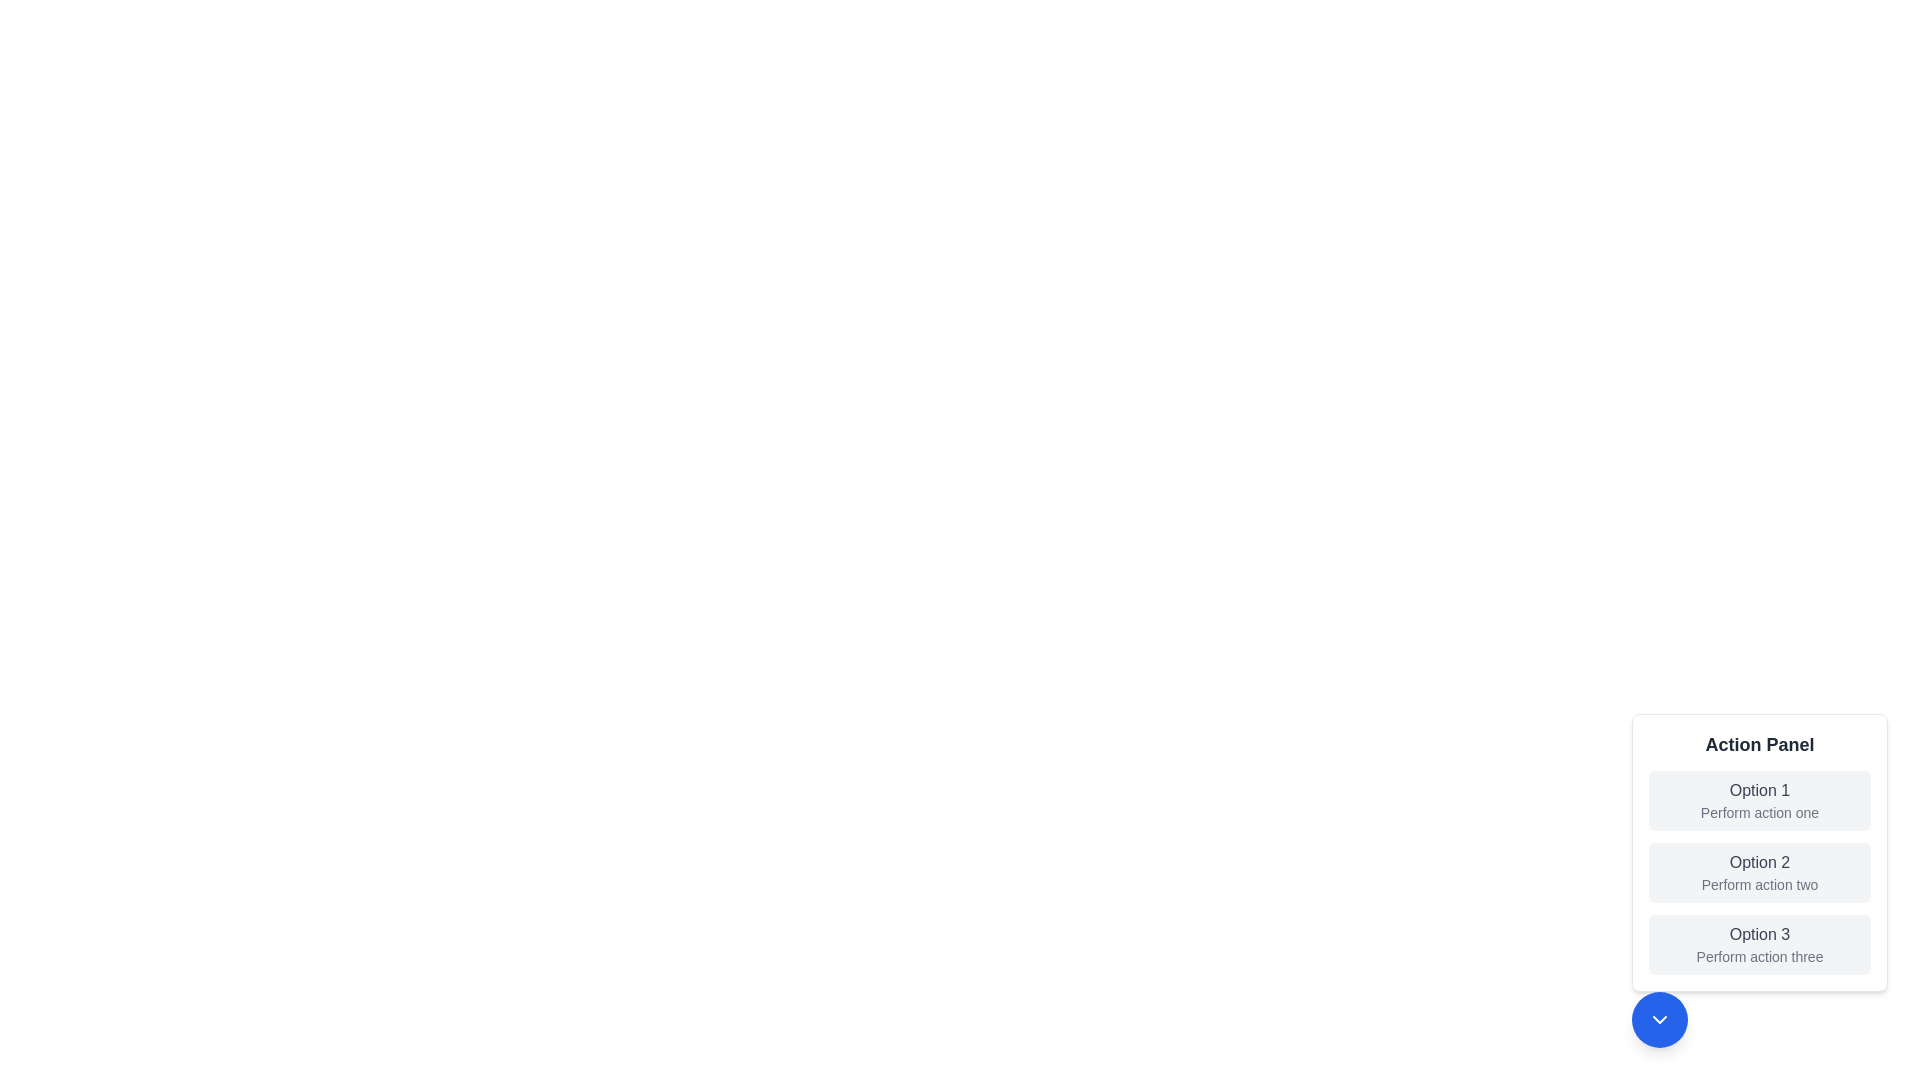 Image resolution: width=1920 pixels, height=1080 pixels. I want to click on the Chevron Icon button located inside the circular blue button at the bottom-right of the interface, so click(1660, 1019).